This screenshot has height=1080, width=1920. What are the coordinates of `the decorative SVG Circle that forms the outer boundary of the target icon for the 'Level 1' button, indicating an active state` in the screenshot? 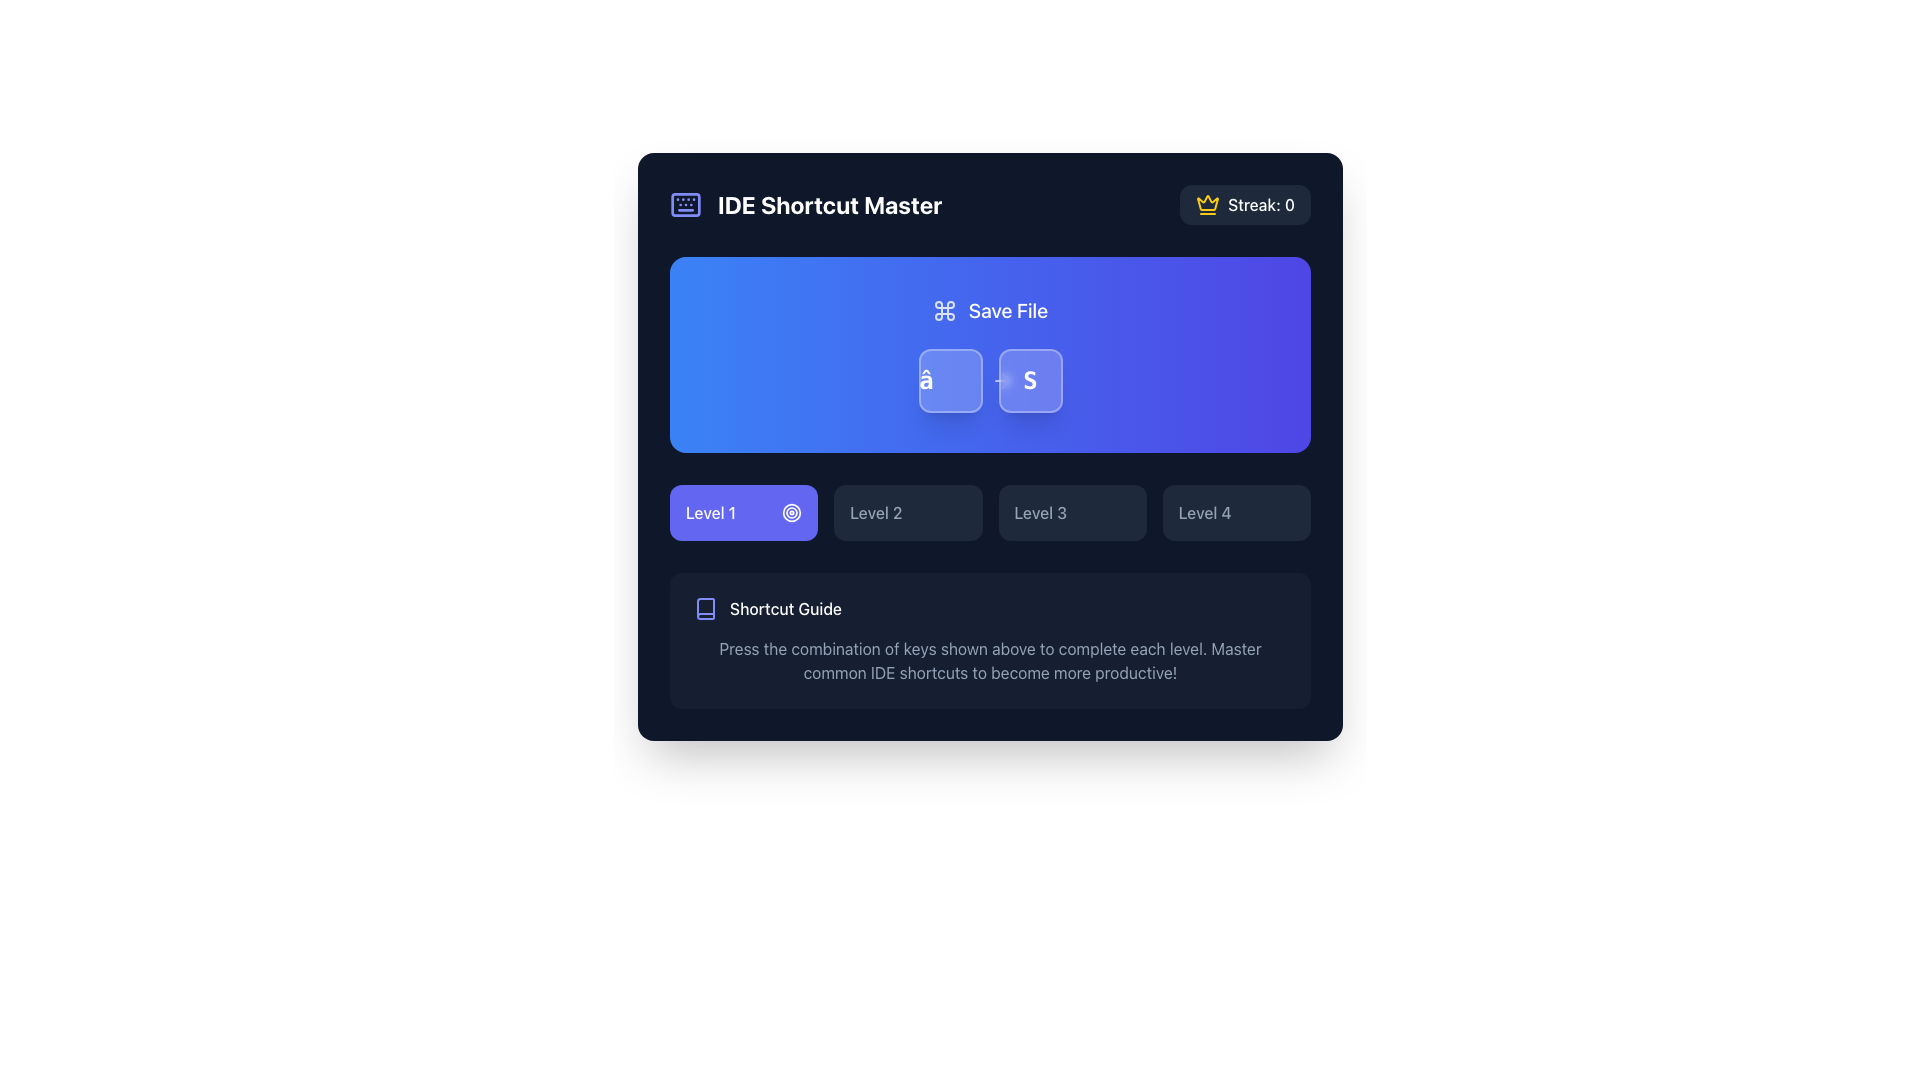 It's located at (791, 512).